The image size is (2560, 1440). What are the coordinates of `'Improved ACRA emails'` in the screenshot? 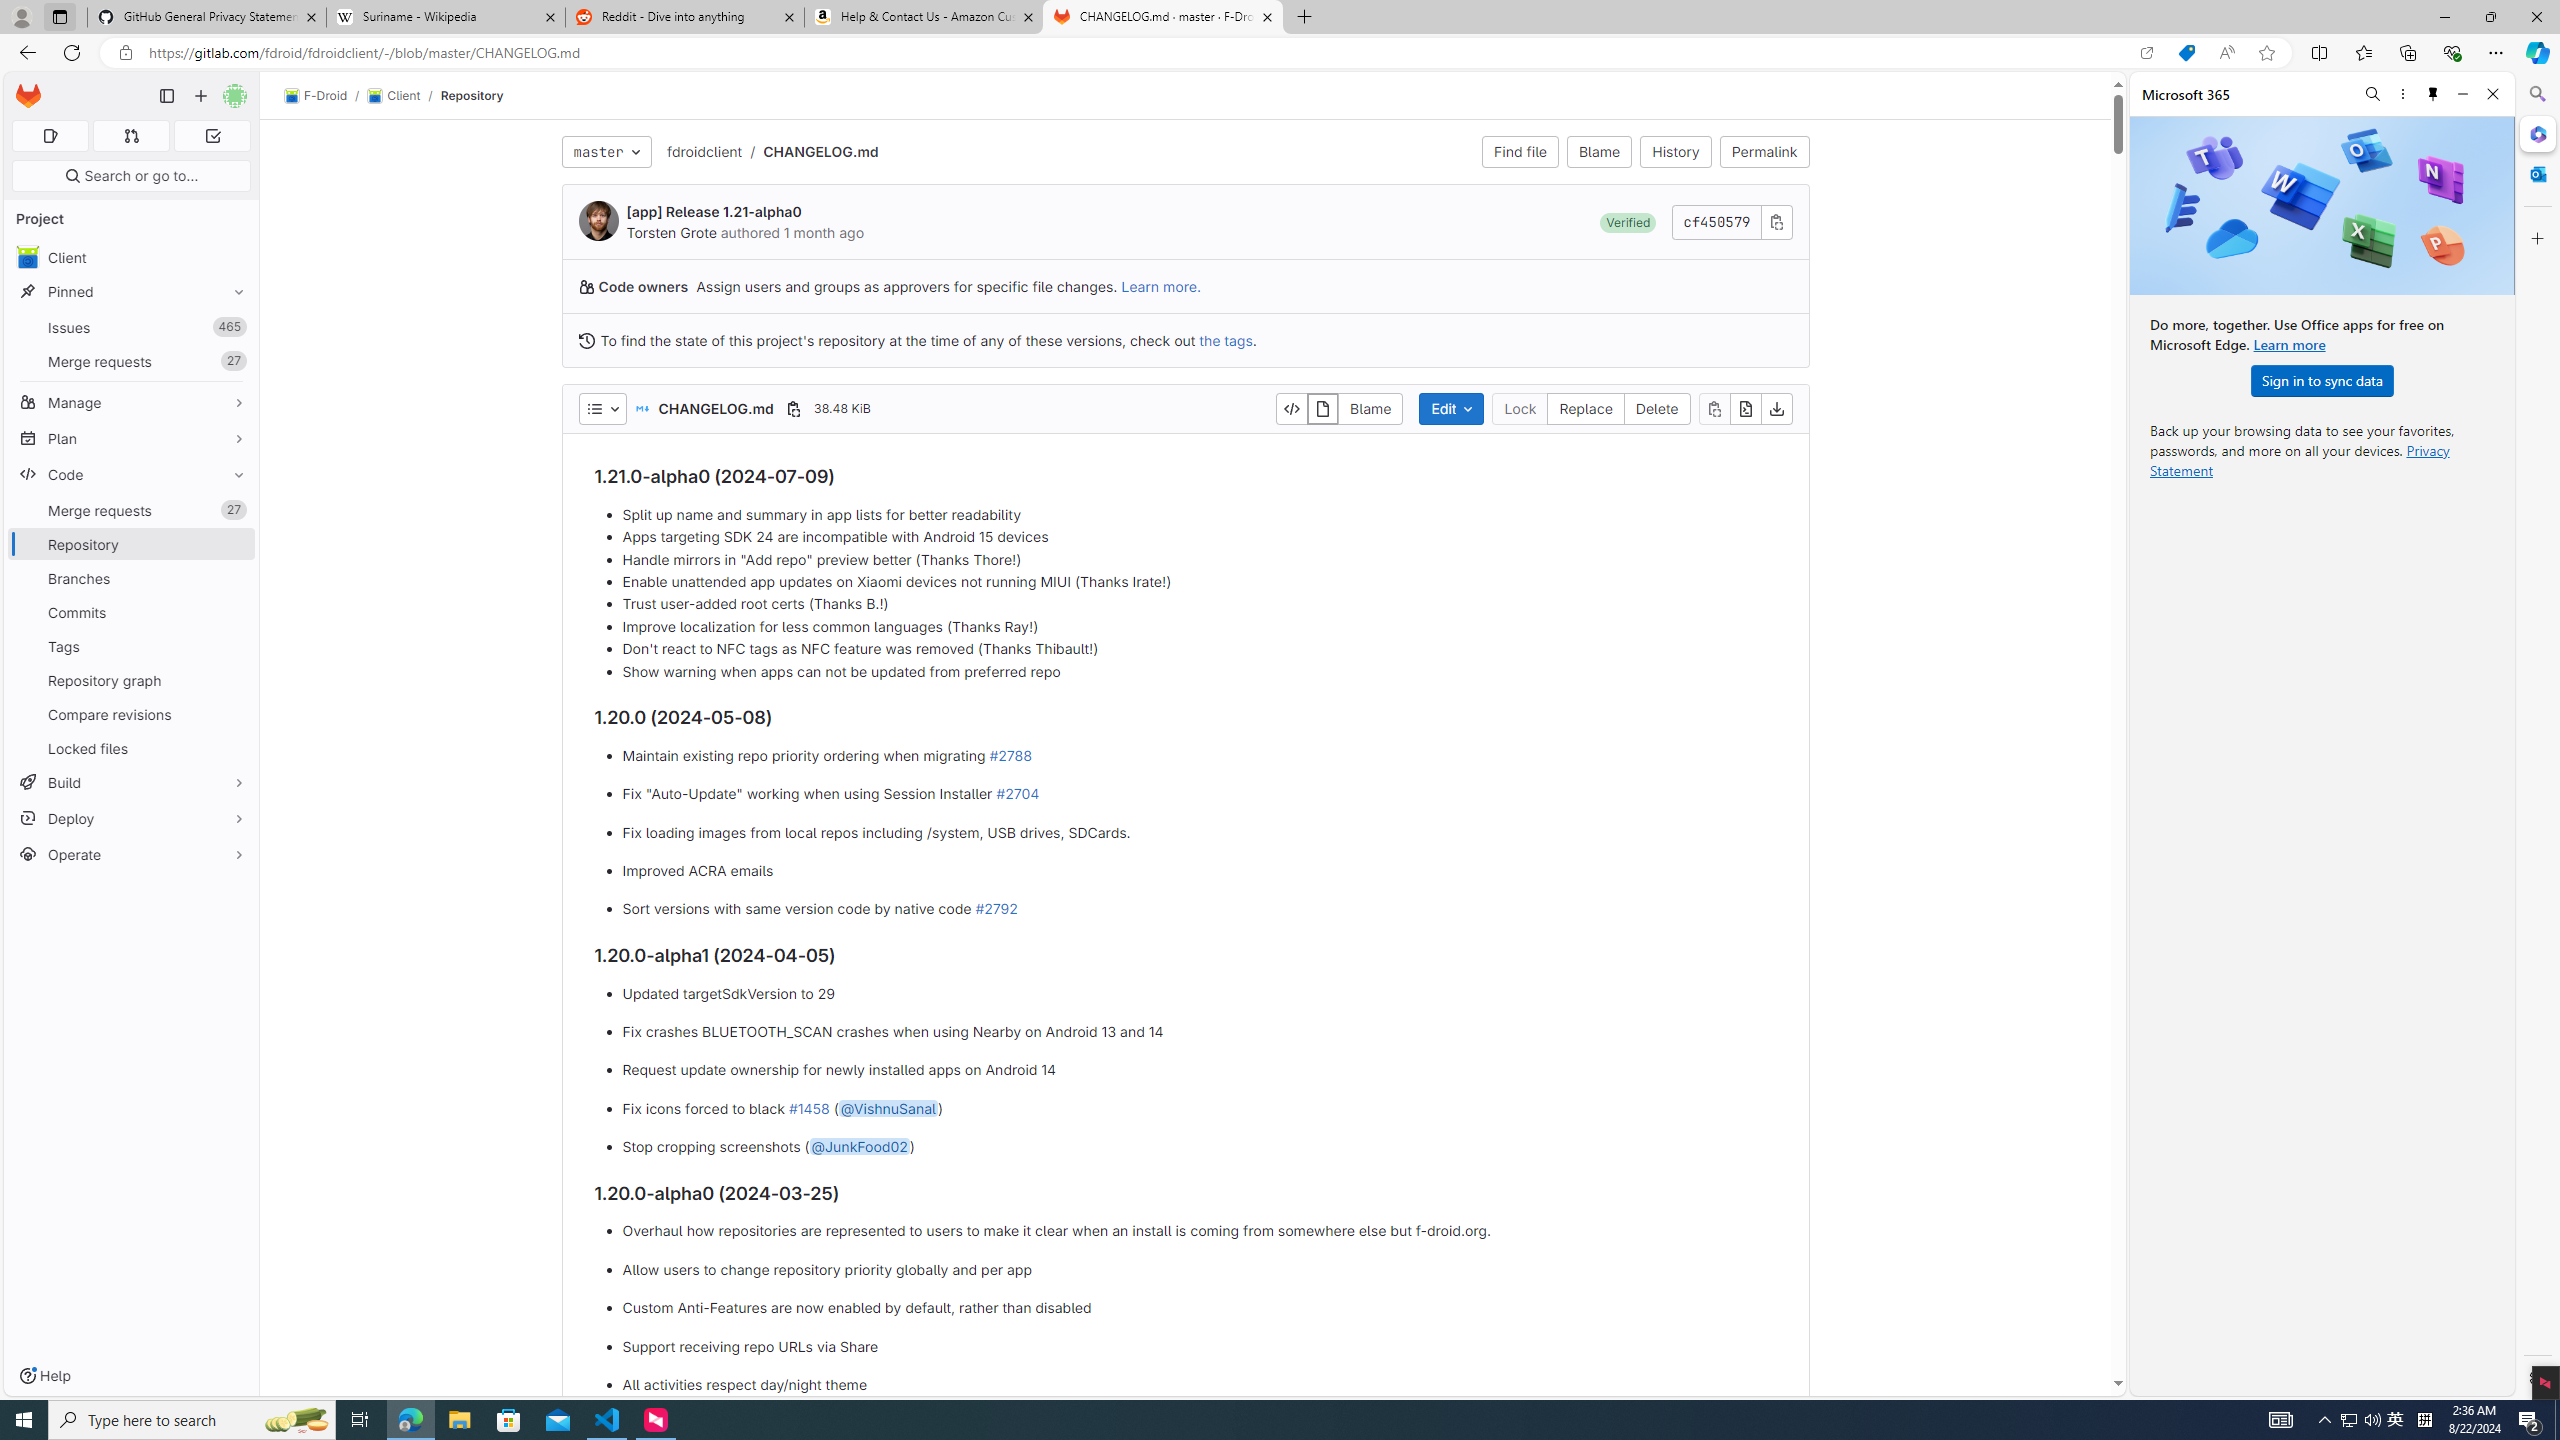 It's located at (1198, 870).